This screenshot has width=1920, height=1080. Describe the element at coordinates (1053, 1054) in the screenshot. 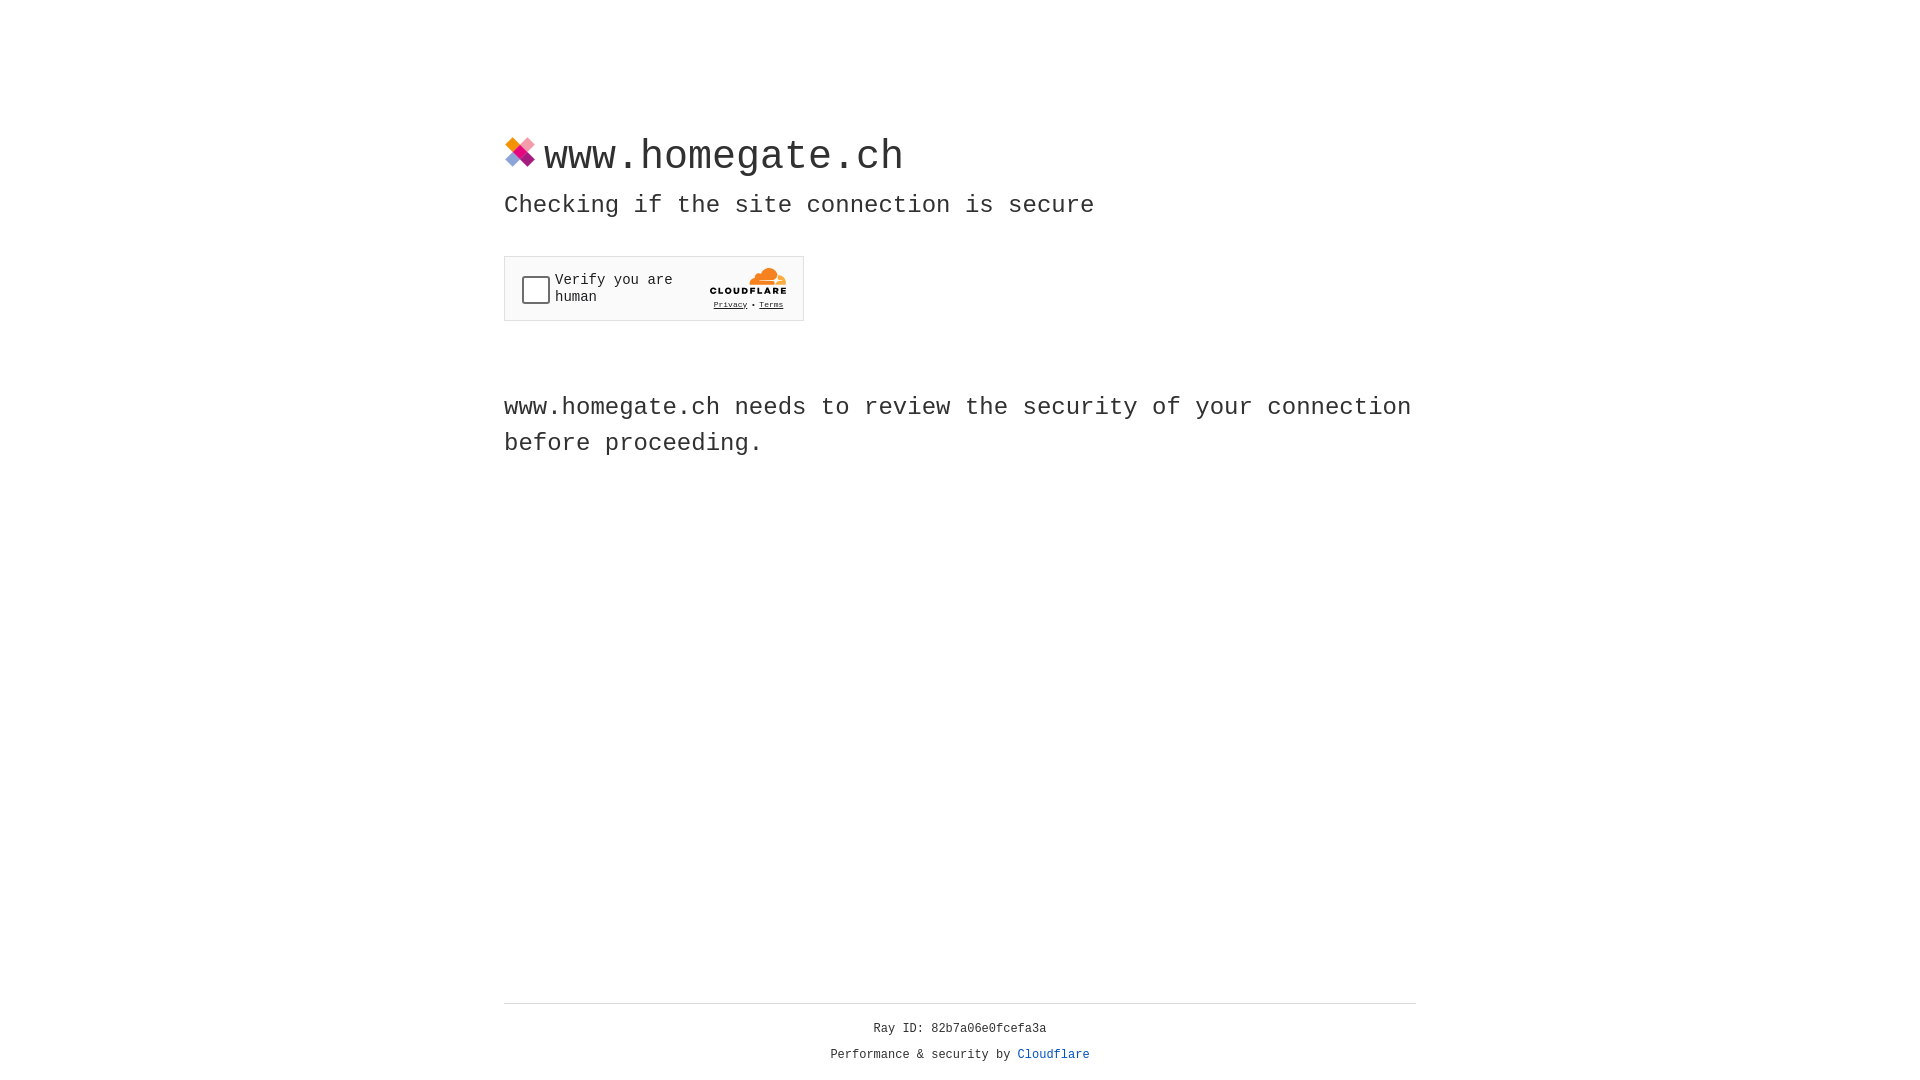

I see `'Cloudflare'` at that location.